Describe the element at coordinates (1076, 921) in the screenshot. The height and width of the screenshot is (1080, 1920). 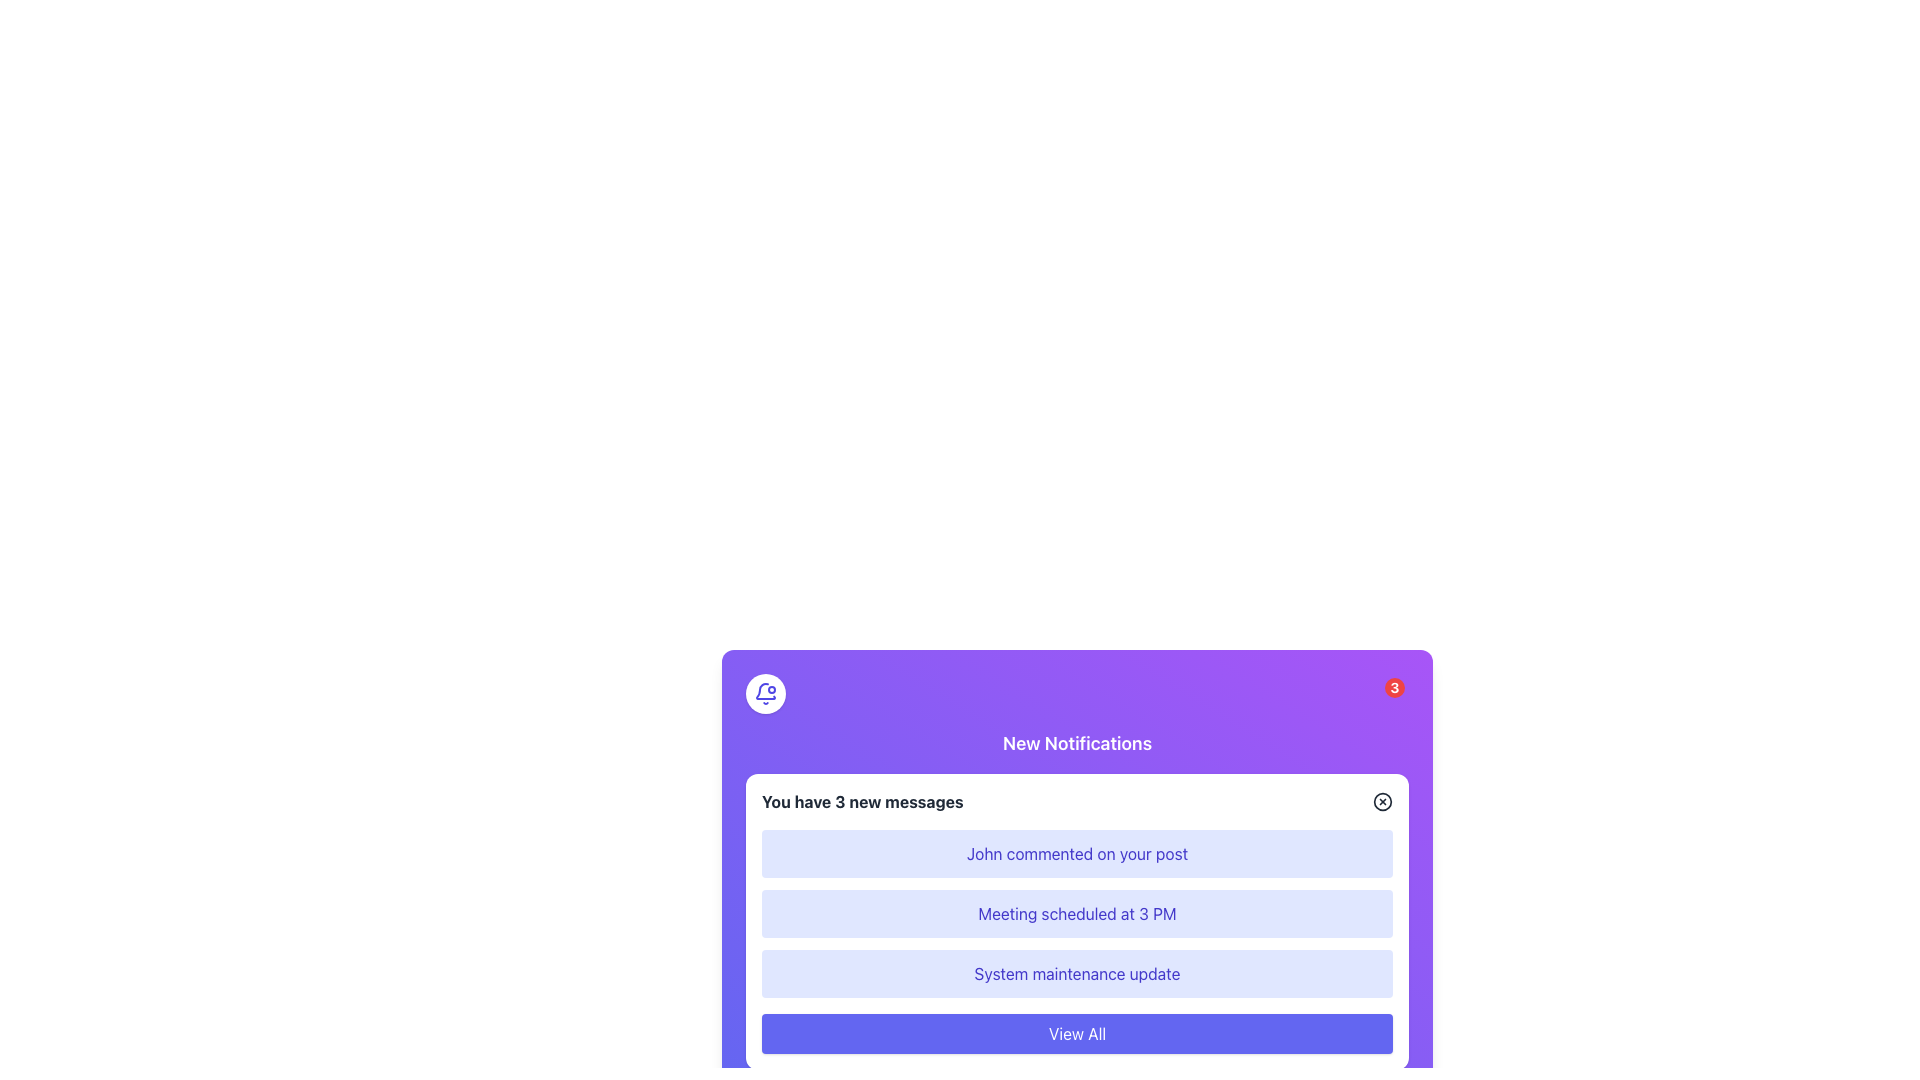
I see `the Text Description Box that displays notification content regarding a scheduled meeting at 3 PM` at that location.